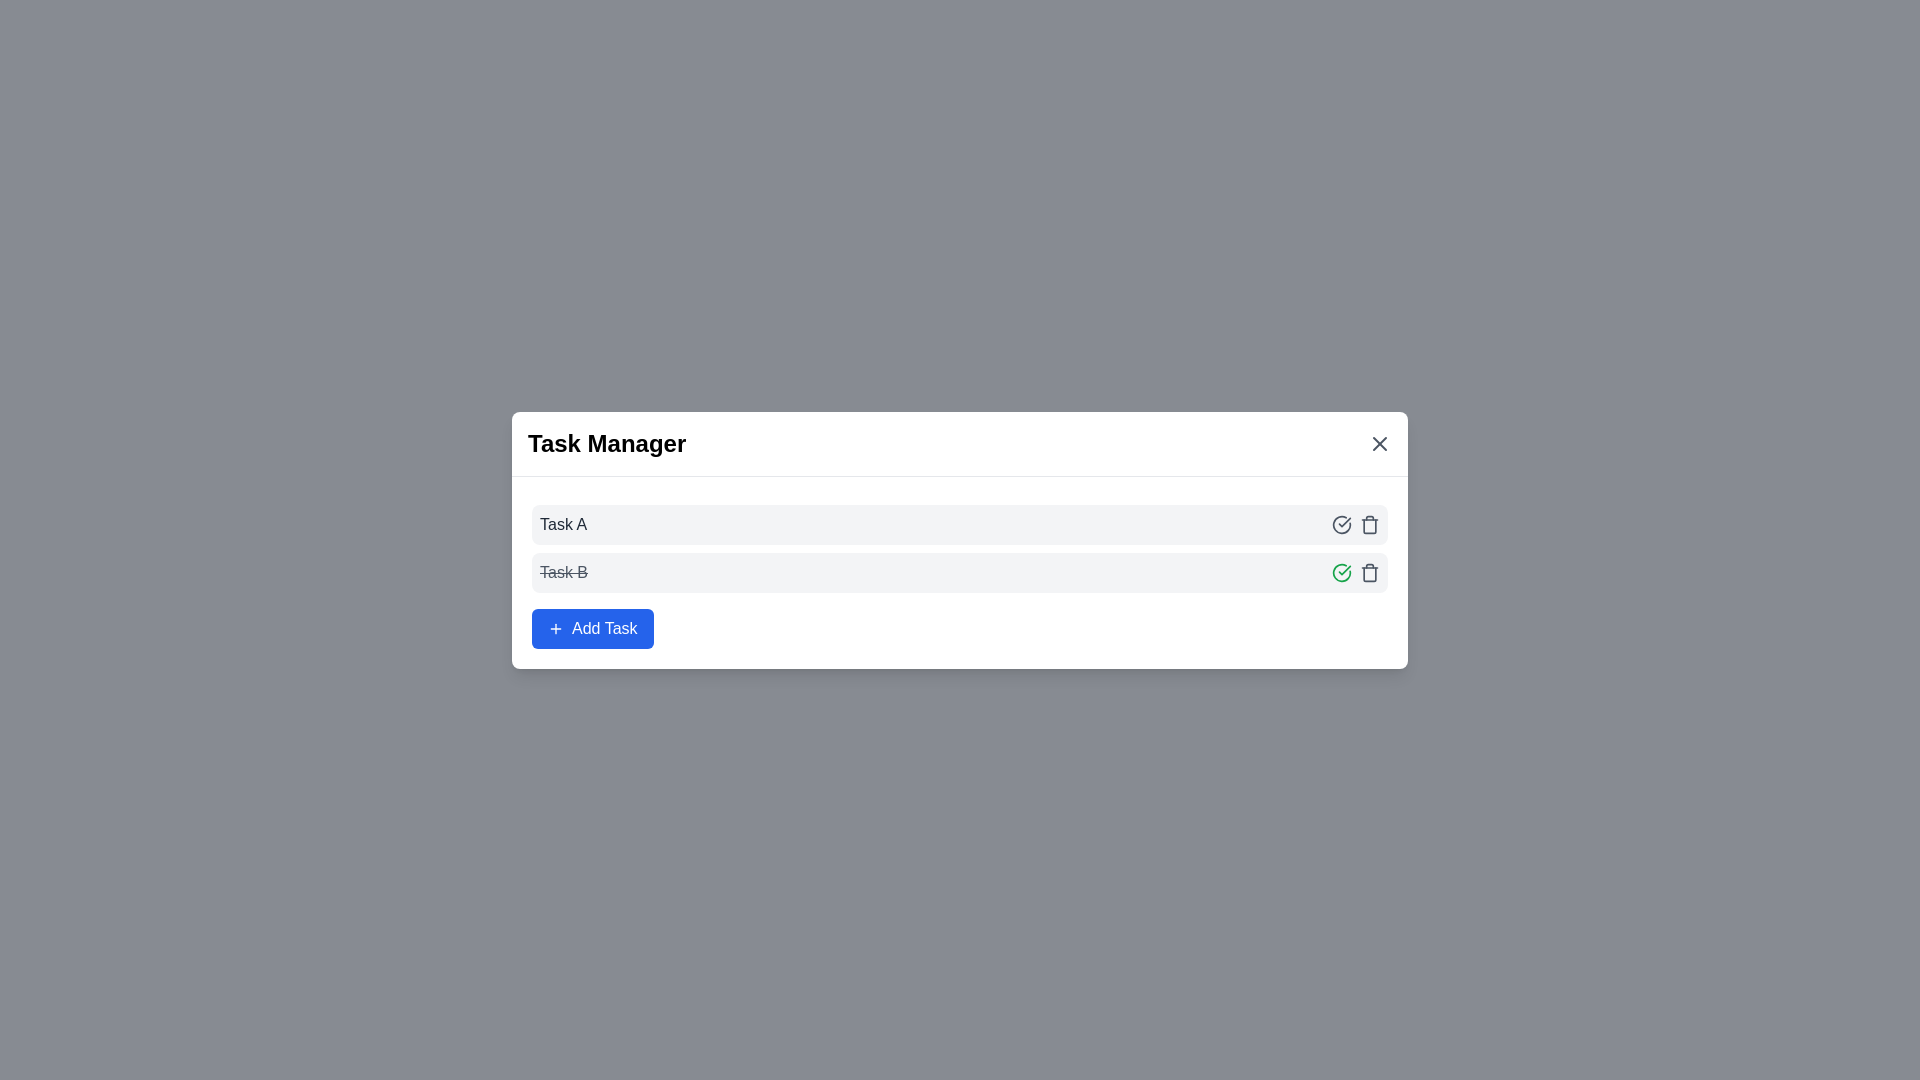 This screenshot has width=1920, height=1080. I want to click on the 'X'-shaped icon located in the top-right corner of the card titled 'Task Manager', so click(1379, 442).